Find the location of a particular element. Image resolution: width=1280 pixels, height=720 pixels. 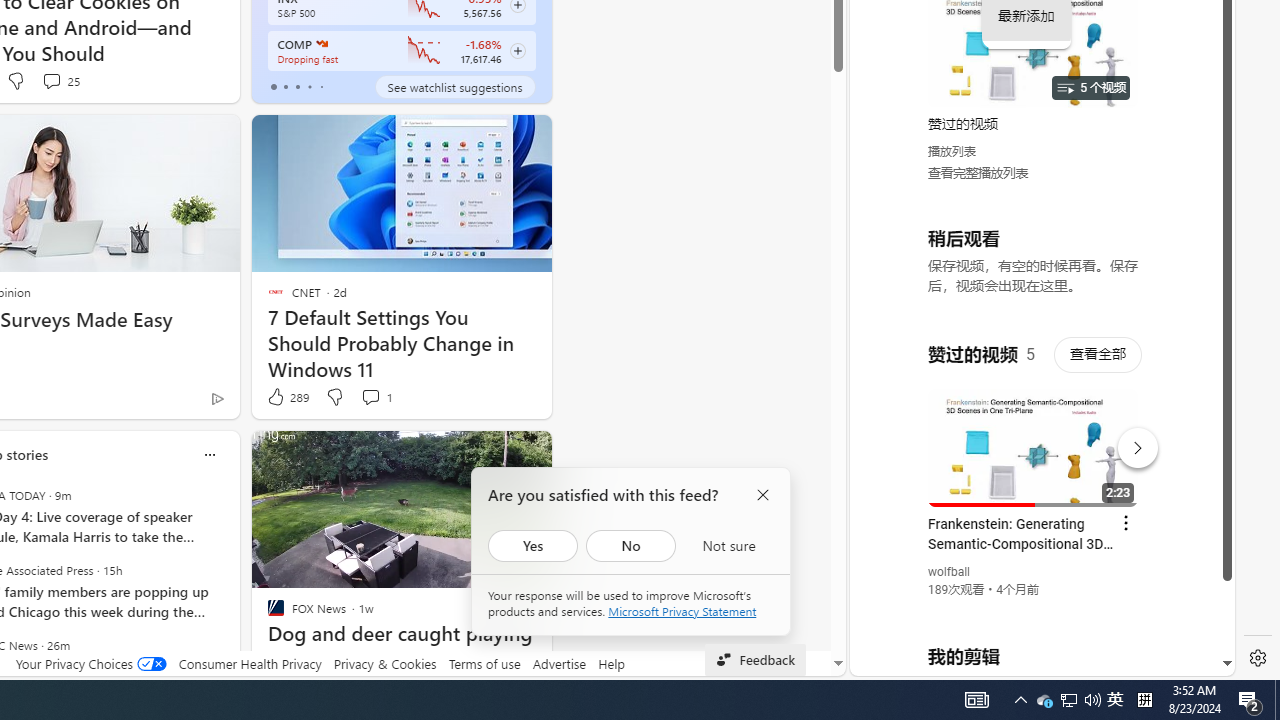

'tab-2' is located at coordinates (296, 86).